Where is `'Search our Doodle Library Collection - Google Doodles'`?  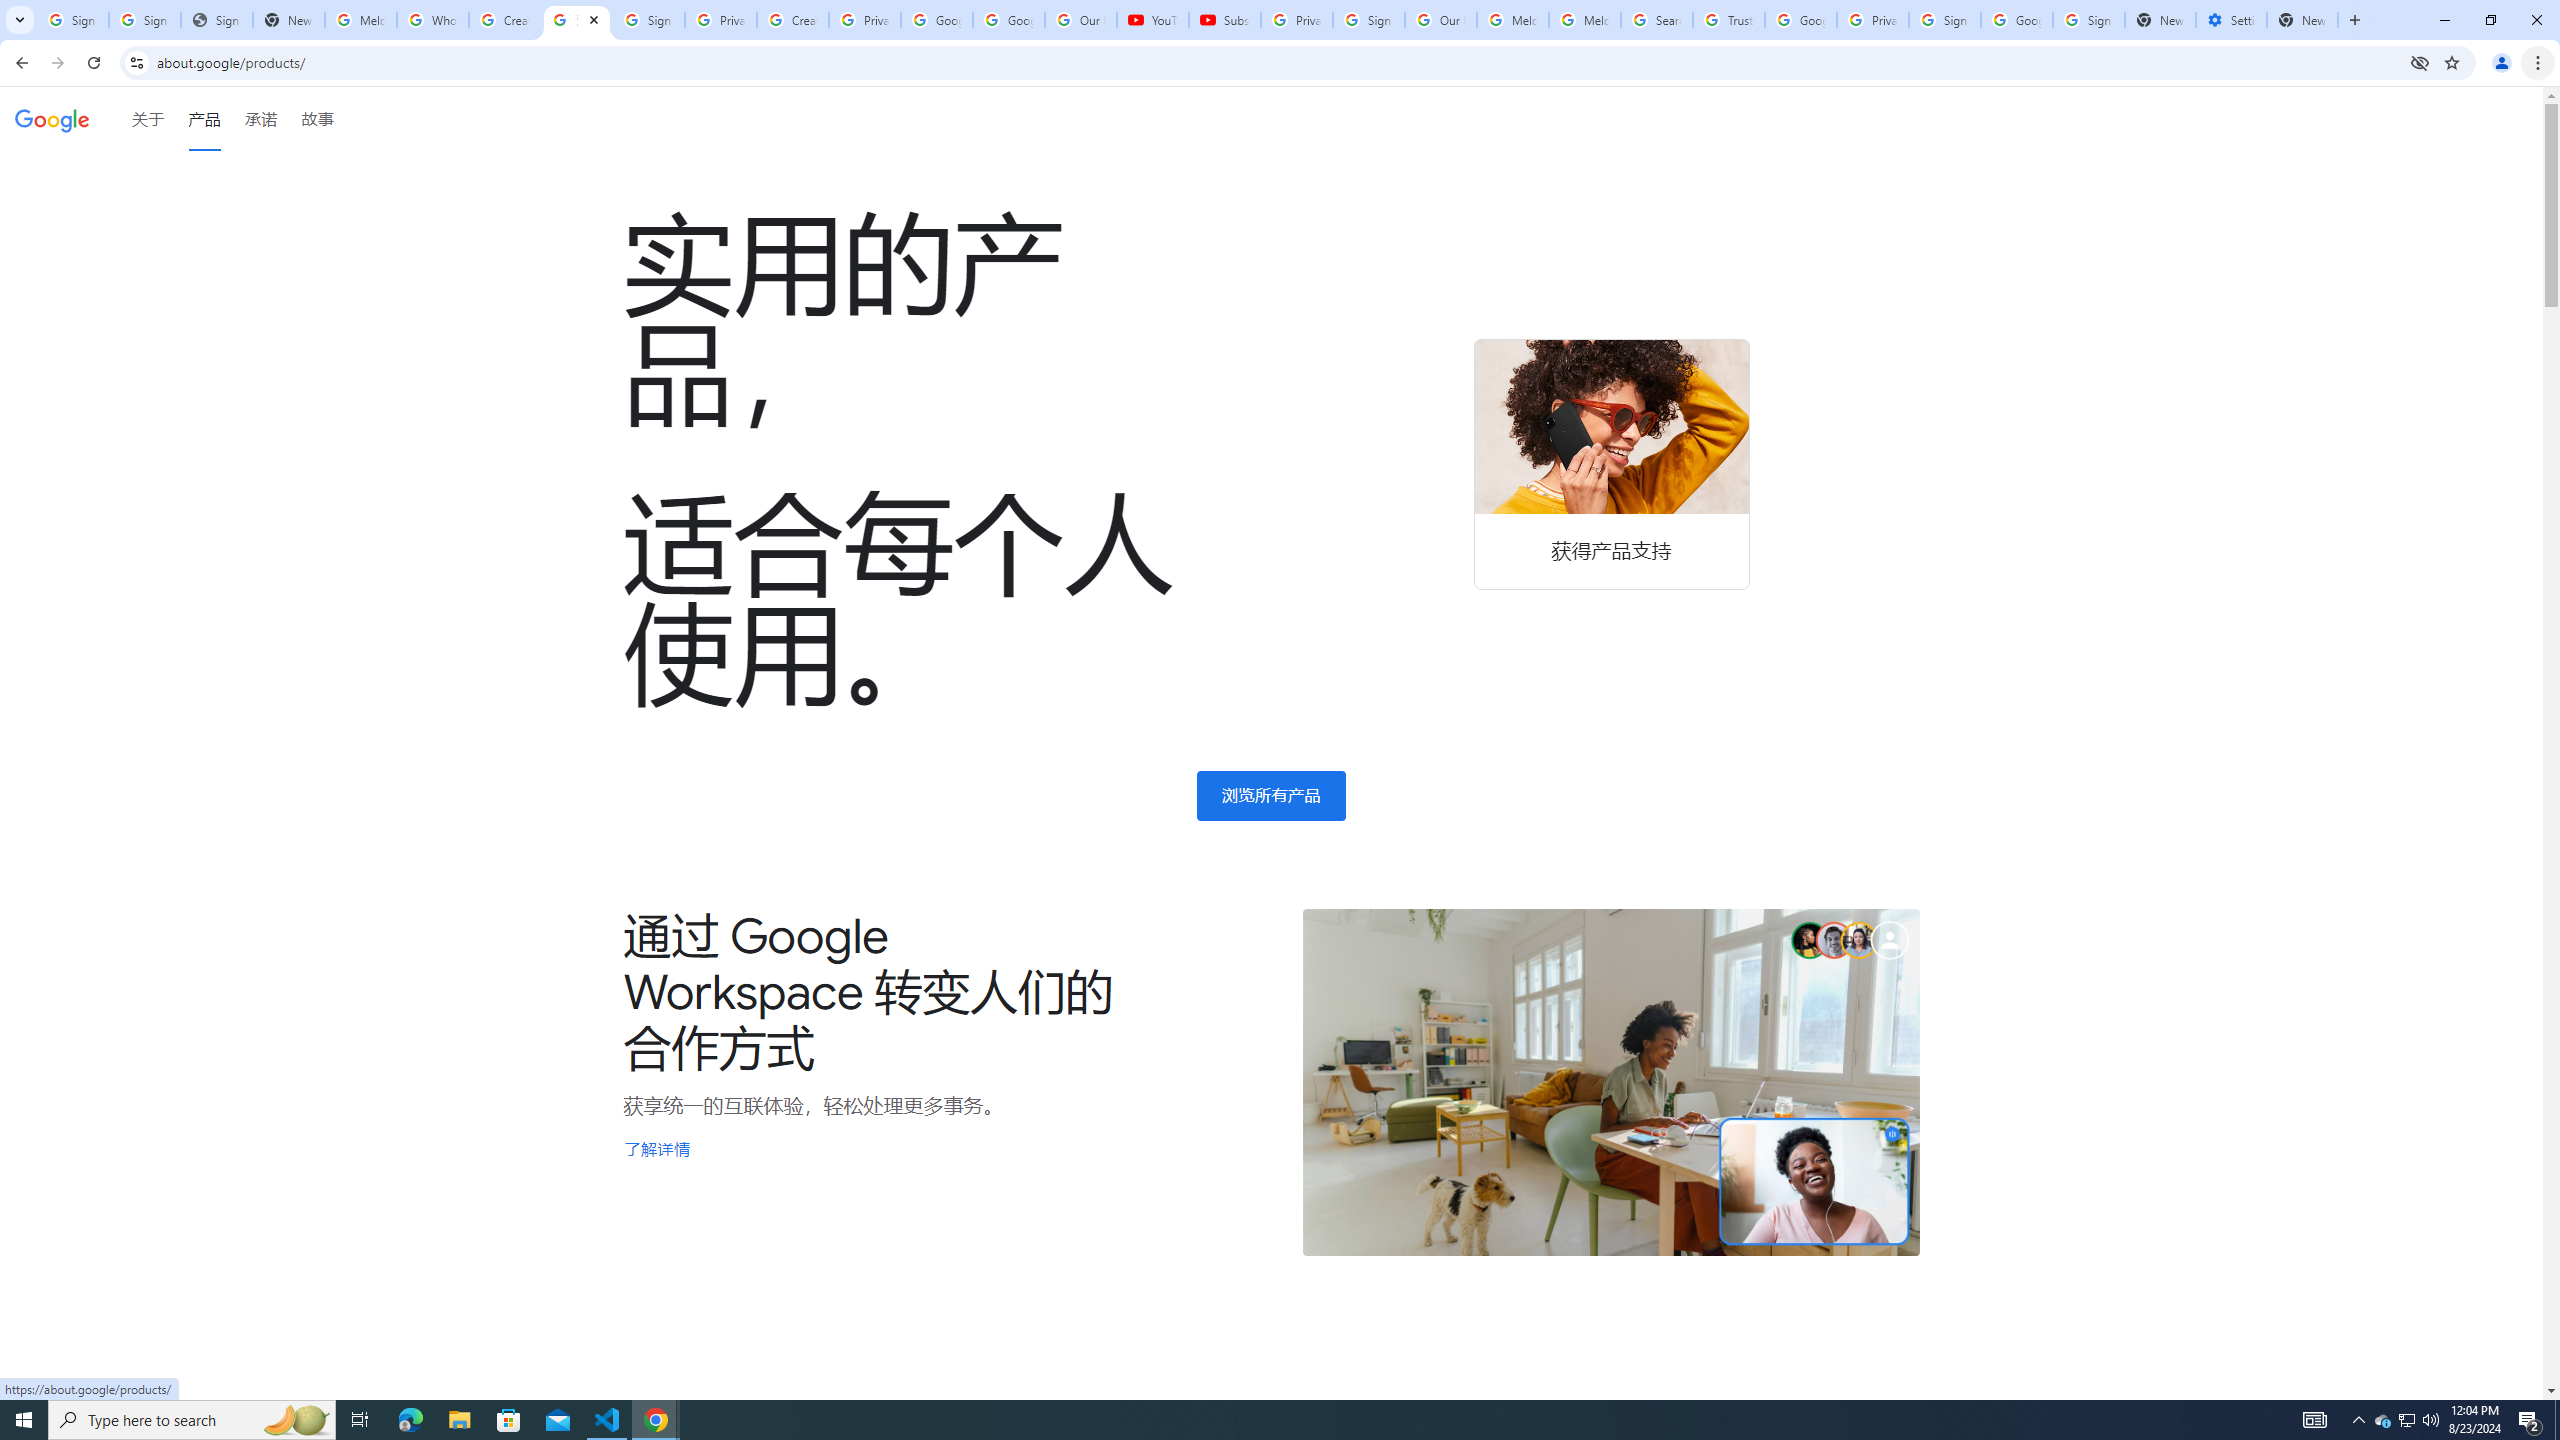
'Search our Doodle Library Collection - Google Doodles' is located at coordinates (1656, 19).